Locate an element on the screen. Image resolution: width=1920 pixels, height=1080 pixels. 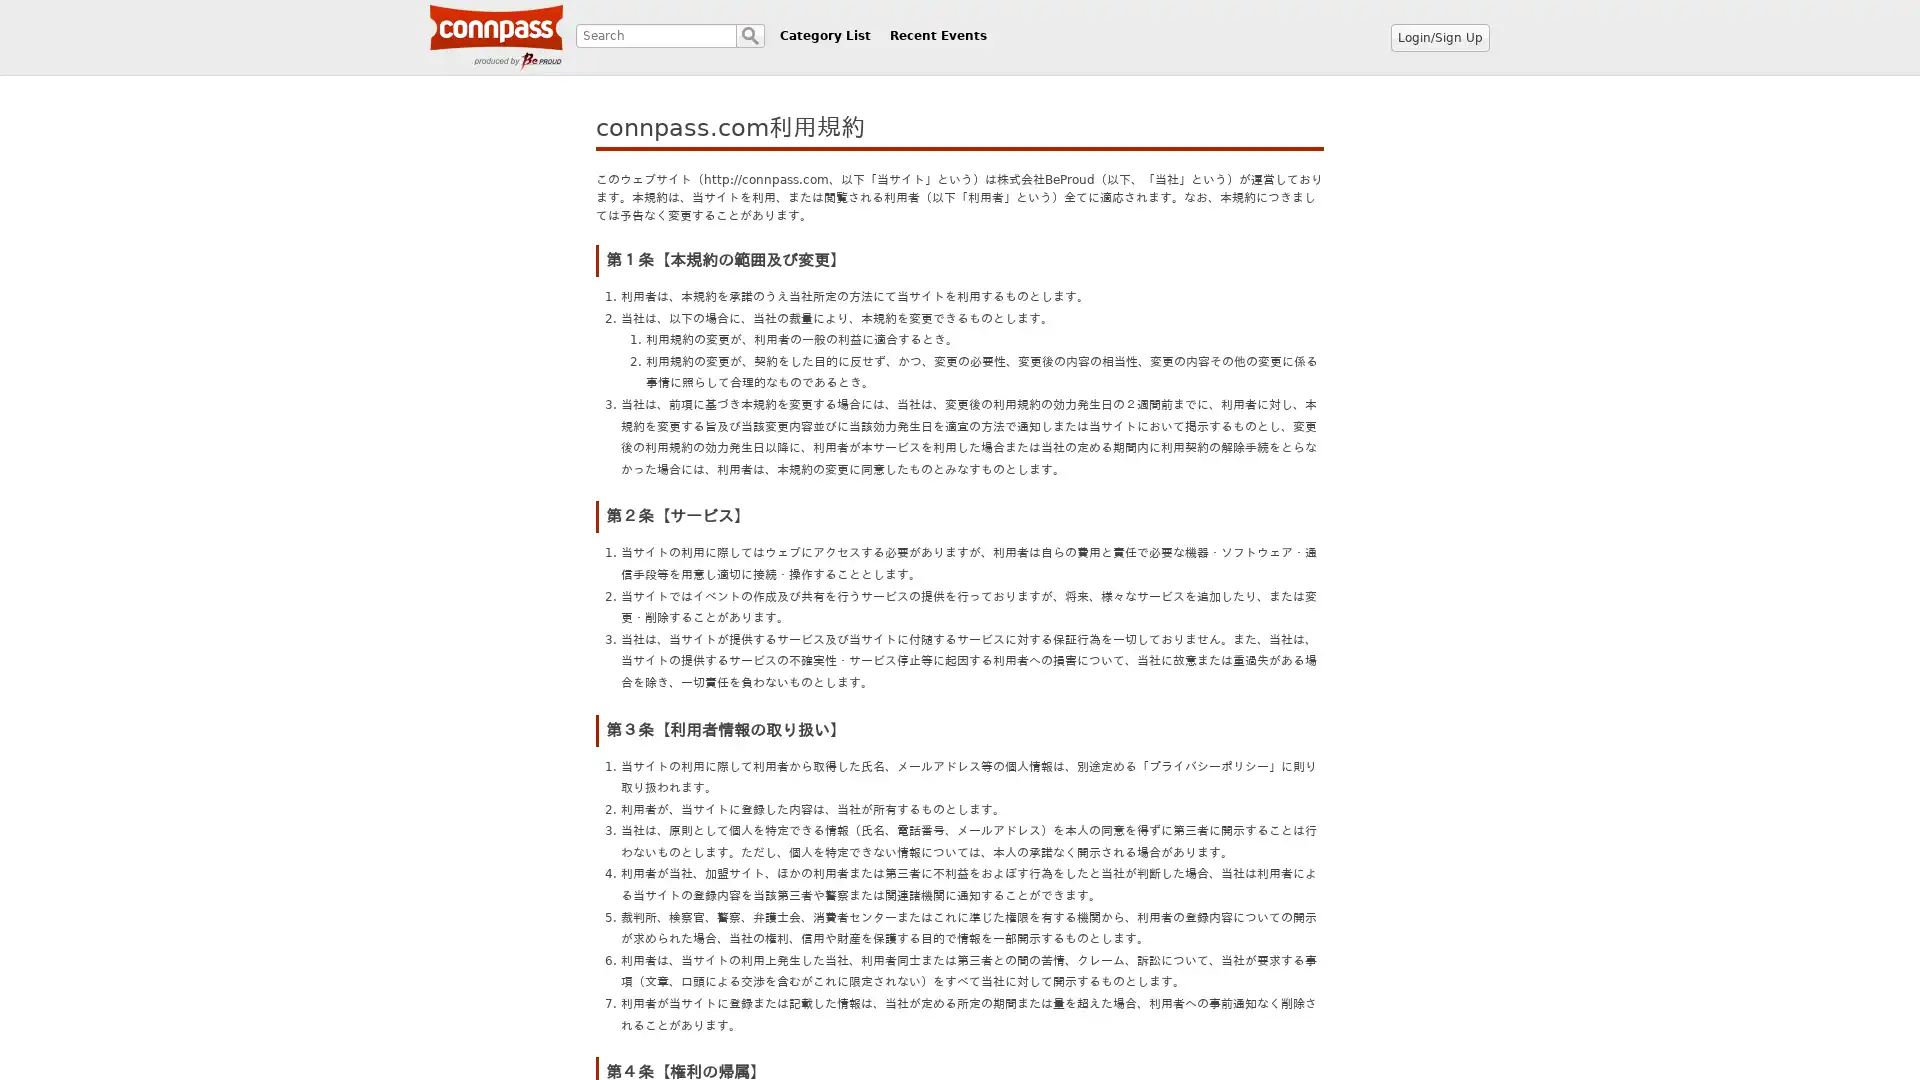
Search is located at coordinates (749, 35).